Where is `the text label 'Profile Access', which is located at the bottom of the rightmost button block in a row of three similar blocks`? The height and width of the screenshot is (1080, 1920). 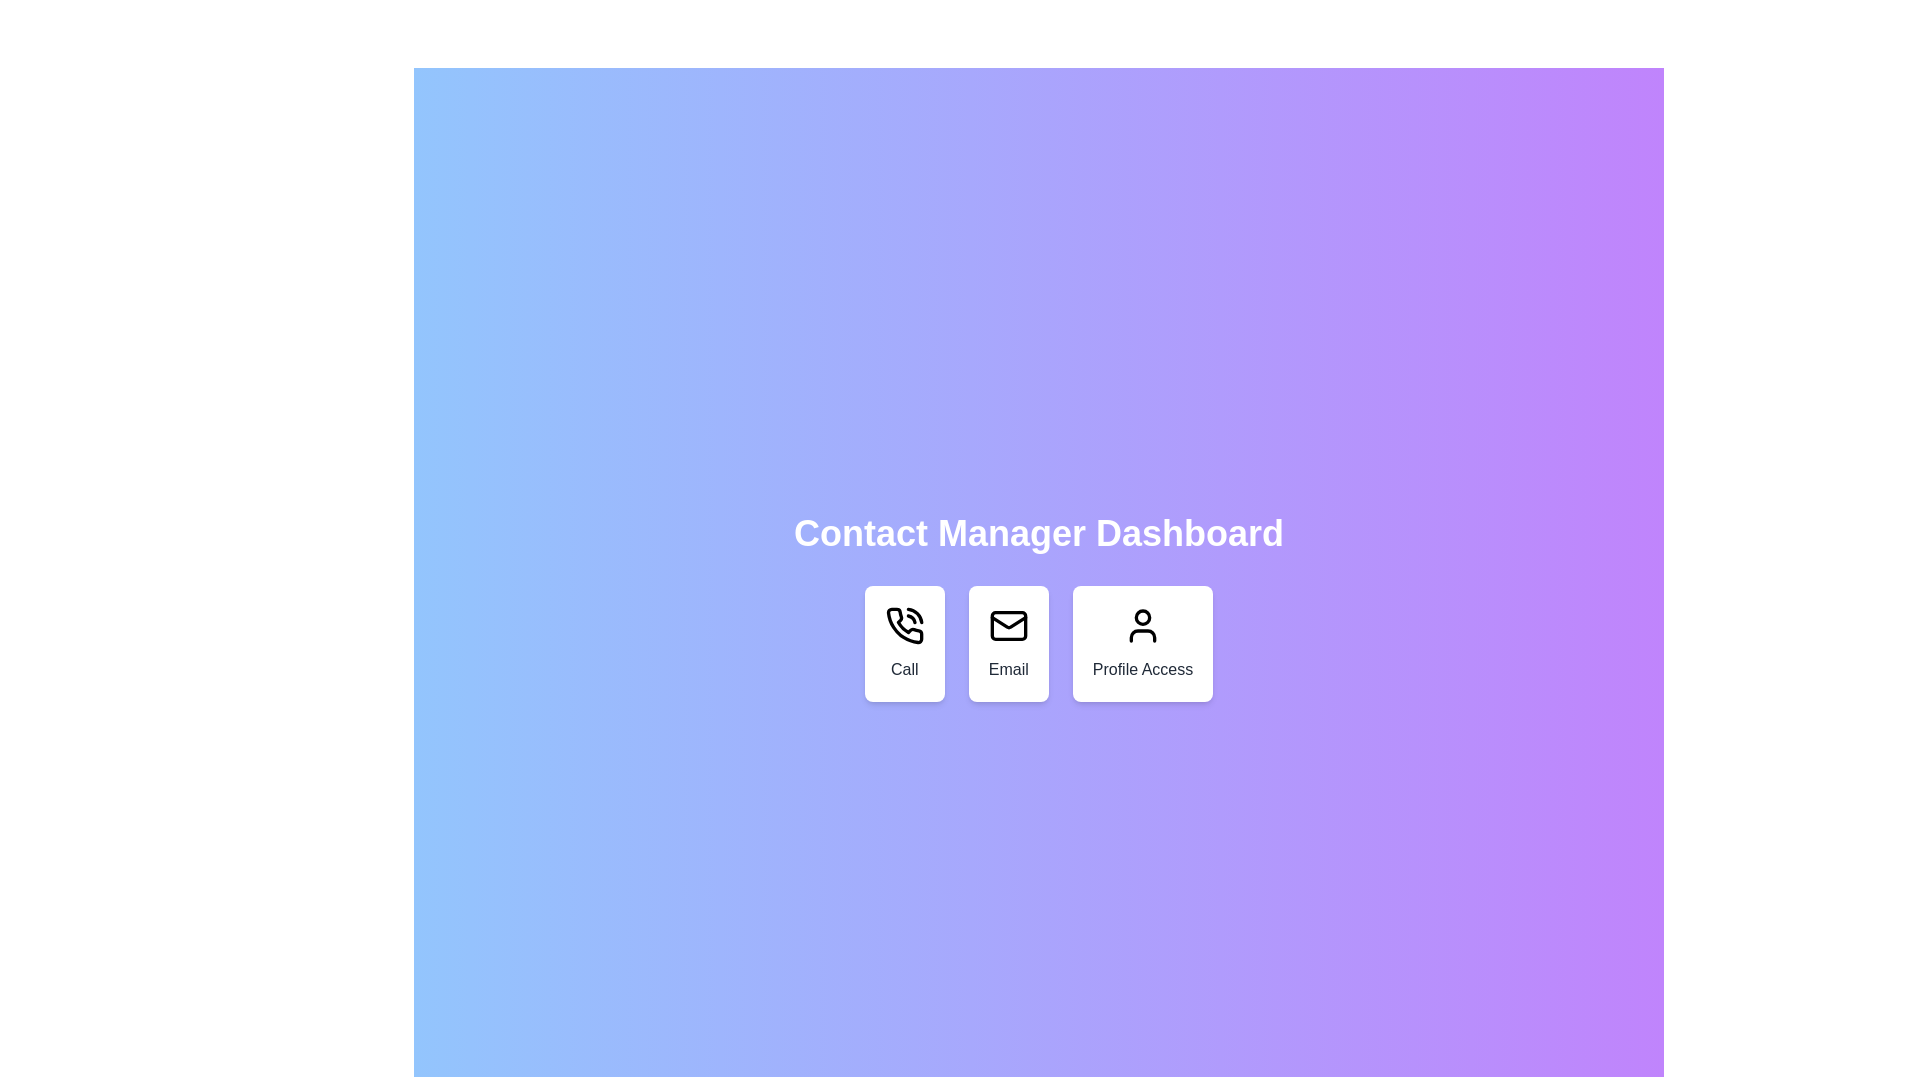 the text label 'Profile Access', which is located at the bottom of the rightmost button block in a row of three similar blocks is located at coordinates (1142, 670).